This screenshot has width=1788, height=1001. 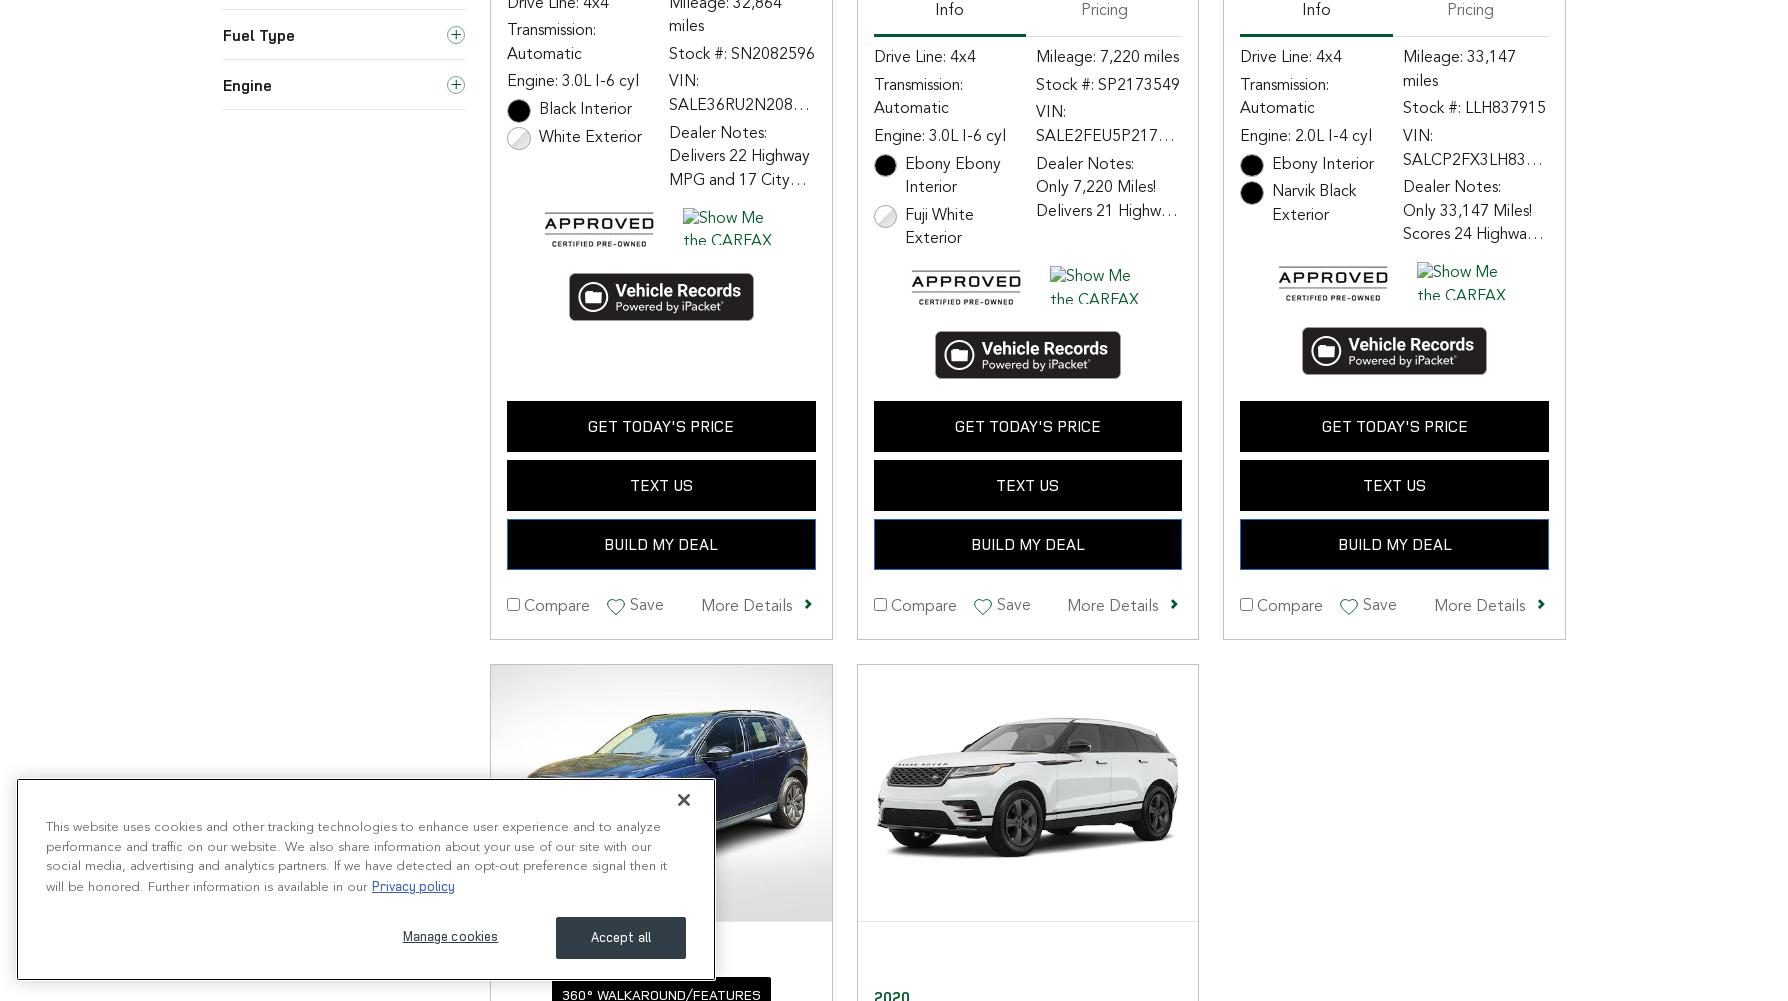 I want to click on 'Mileage: 7,220 miles', so click(x=1035, y=57).